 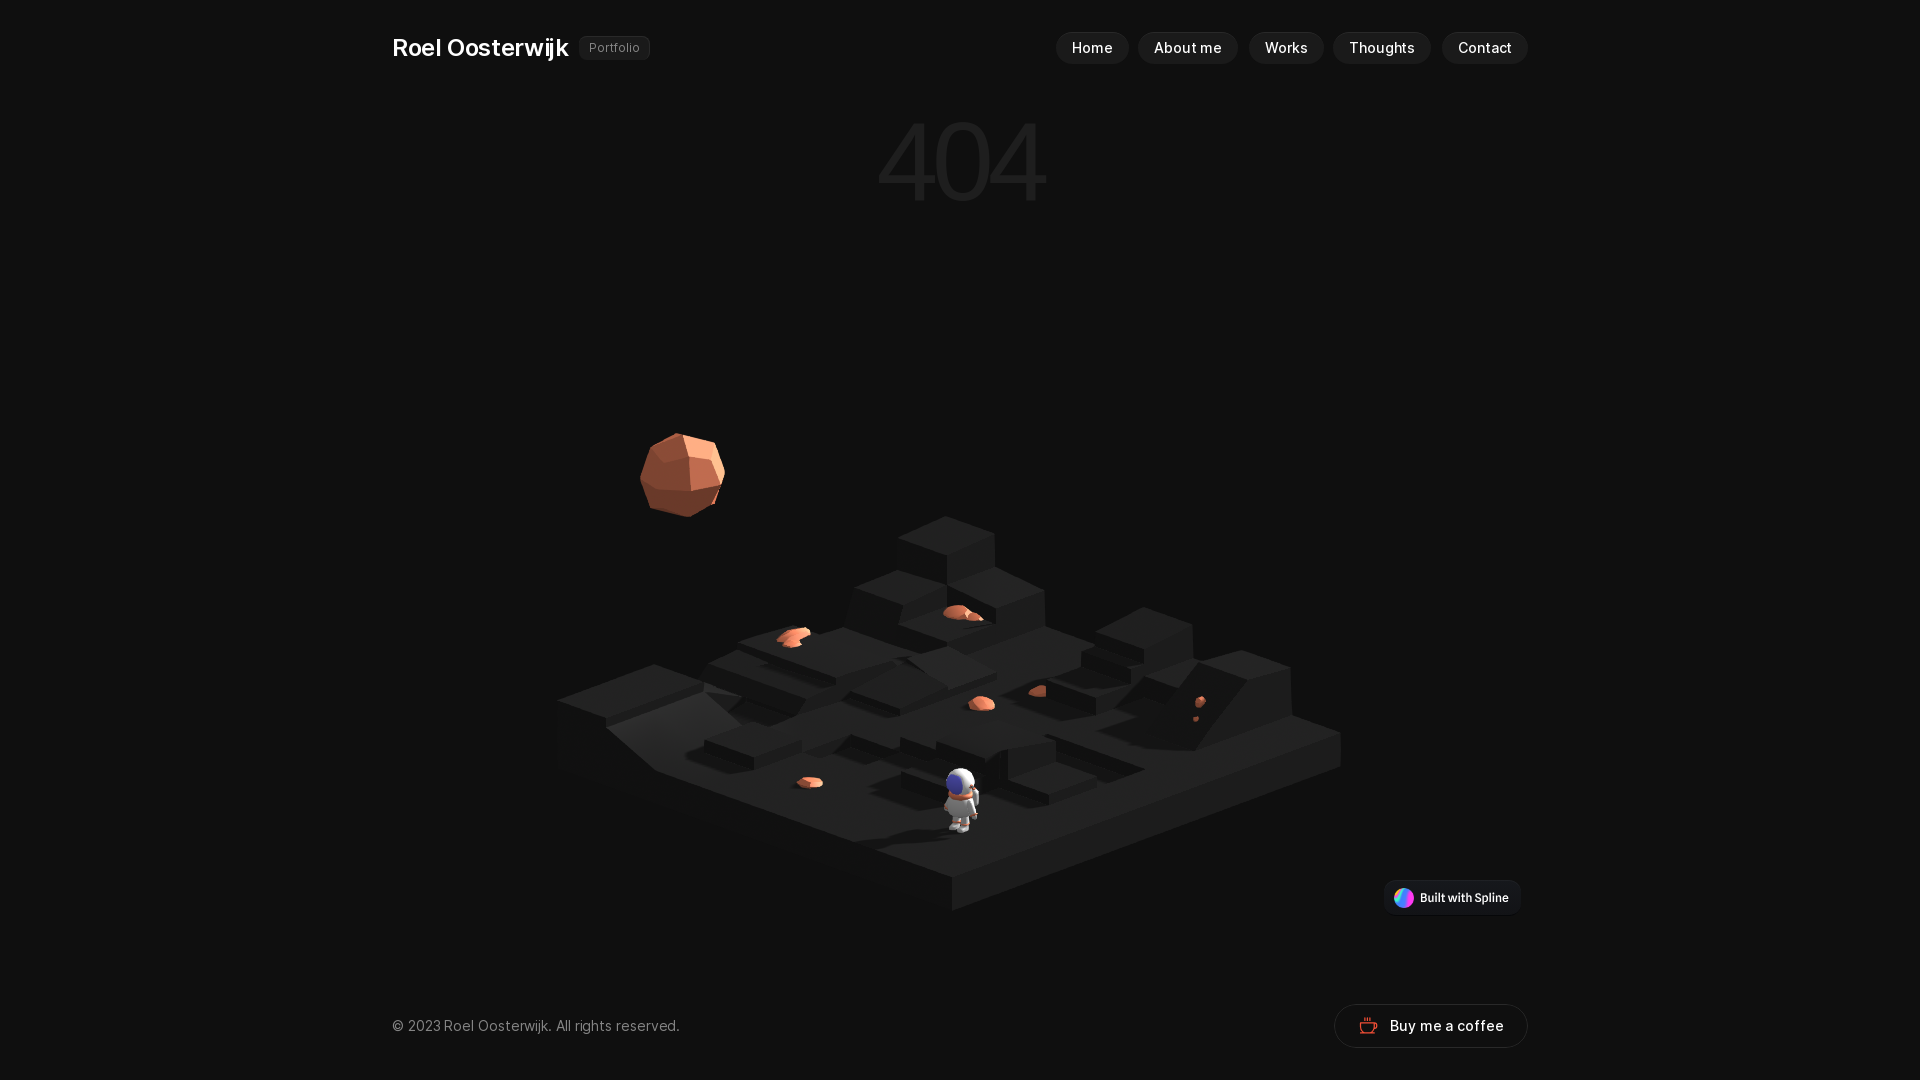 What do you see at coordinates (1381, 46) in the screenshot?
I see `'Thoughts'` at bounding box center [1381, 46].